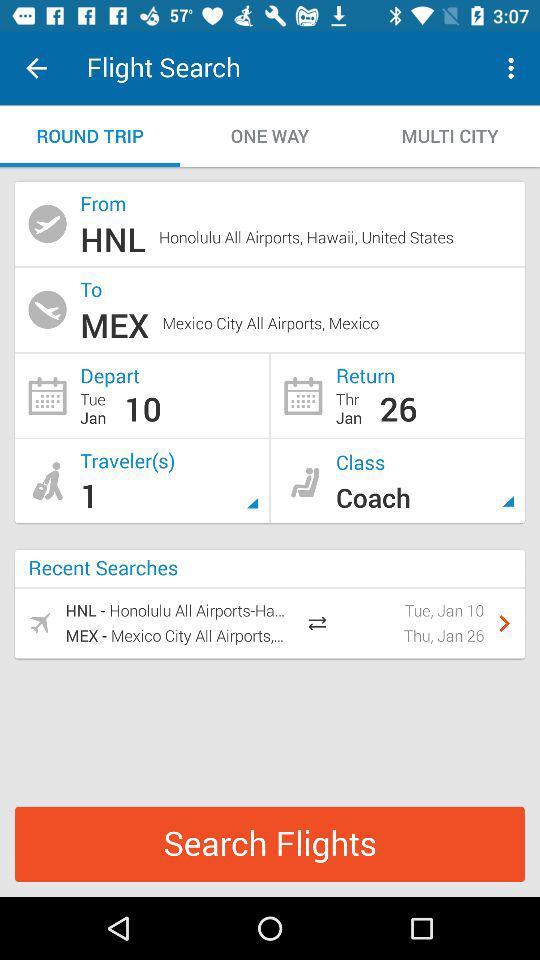 This screenshot has height=960, width=540. Describe the element at coordinates (270, 843) in the screenshot. I see `the search flights` at that location.